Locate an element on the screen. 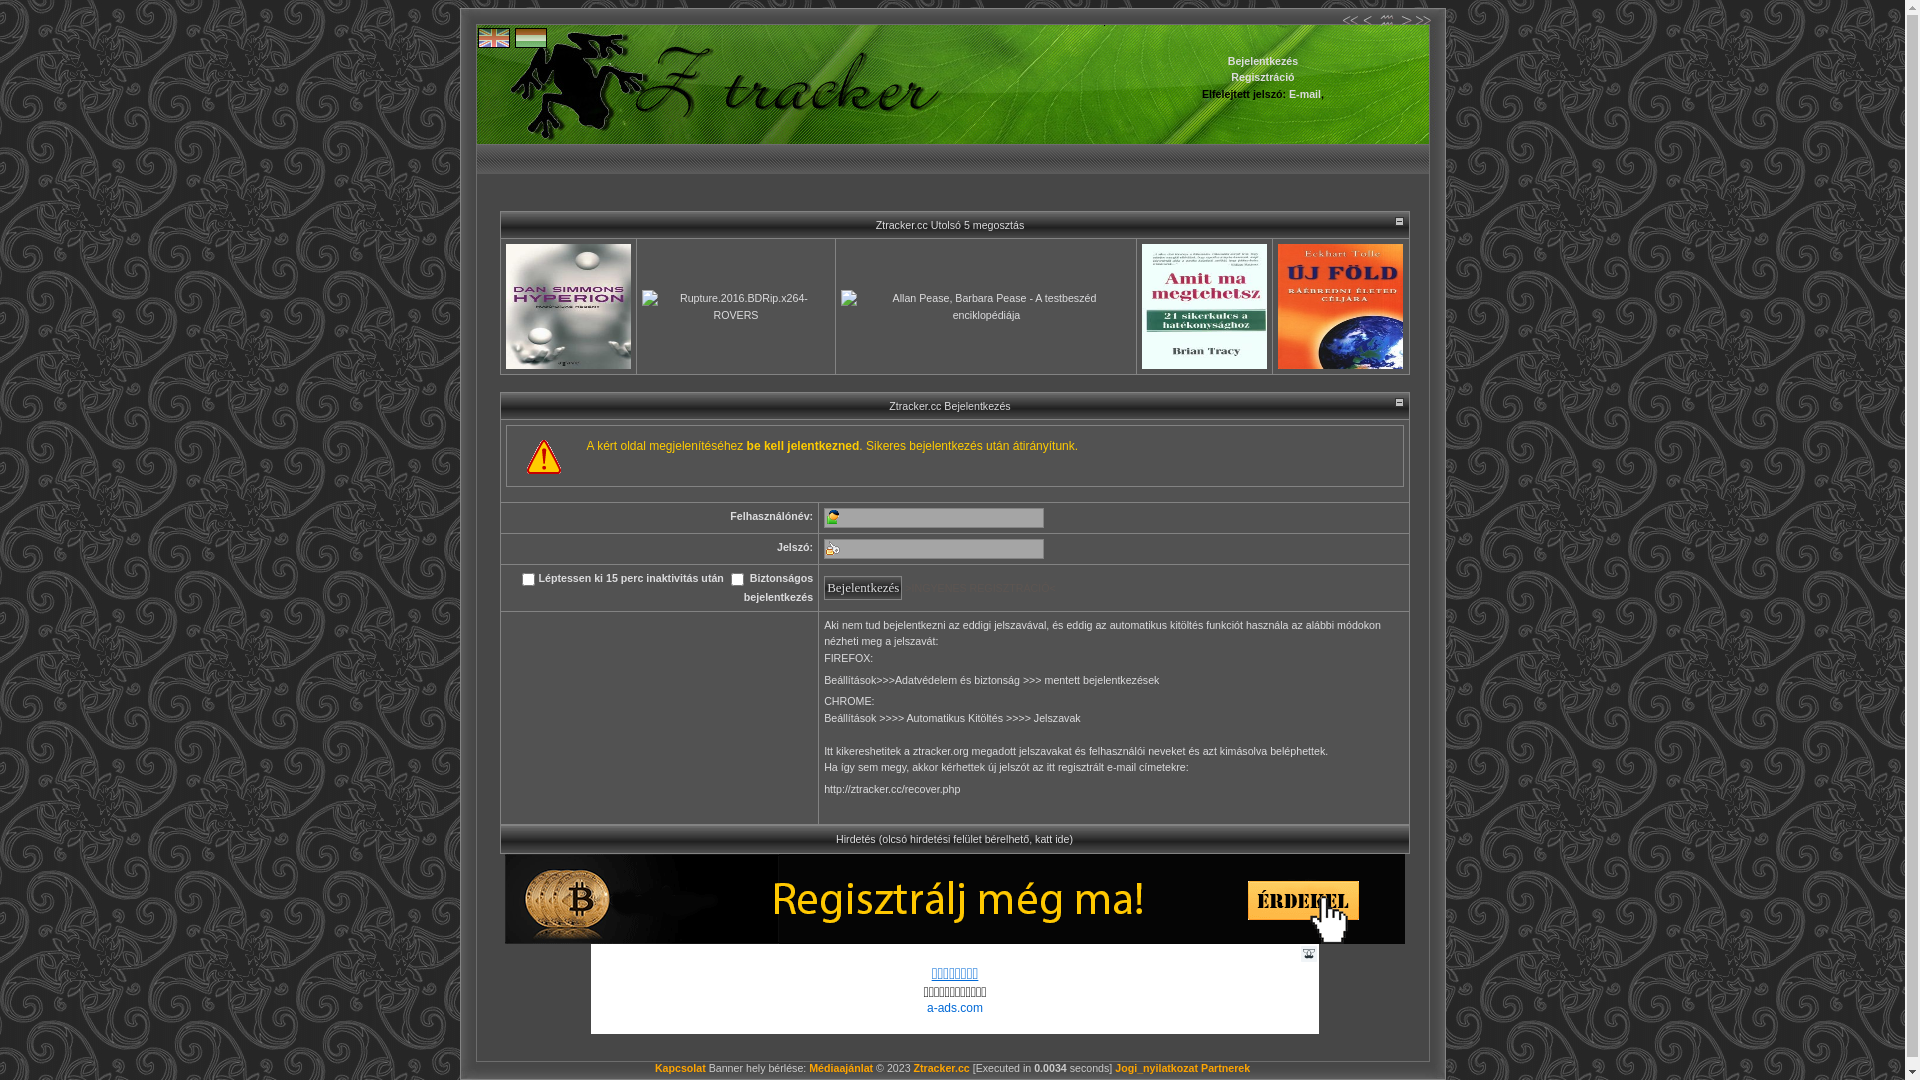 This screenshot has height=1080, width=1920. 'Jogi_nyilatkozat' is located at coordinates (1156, 1067).